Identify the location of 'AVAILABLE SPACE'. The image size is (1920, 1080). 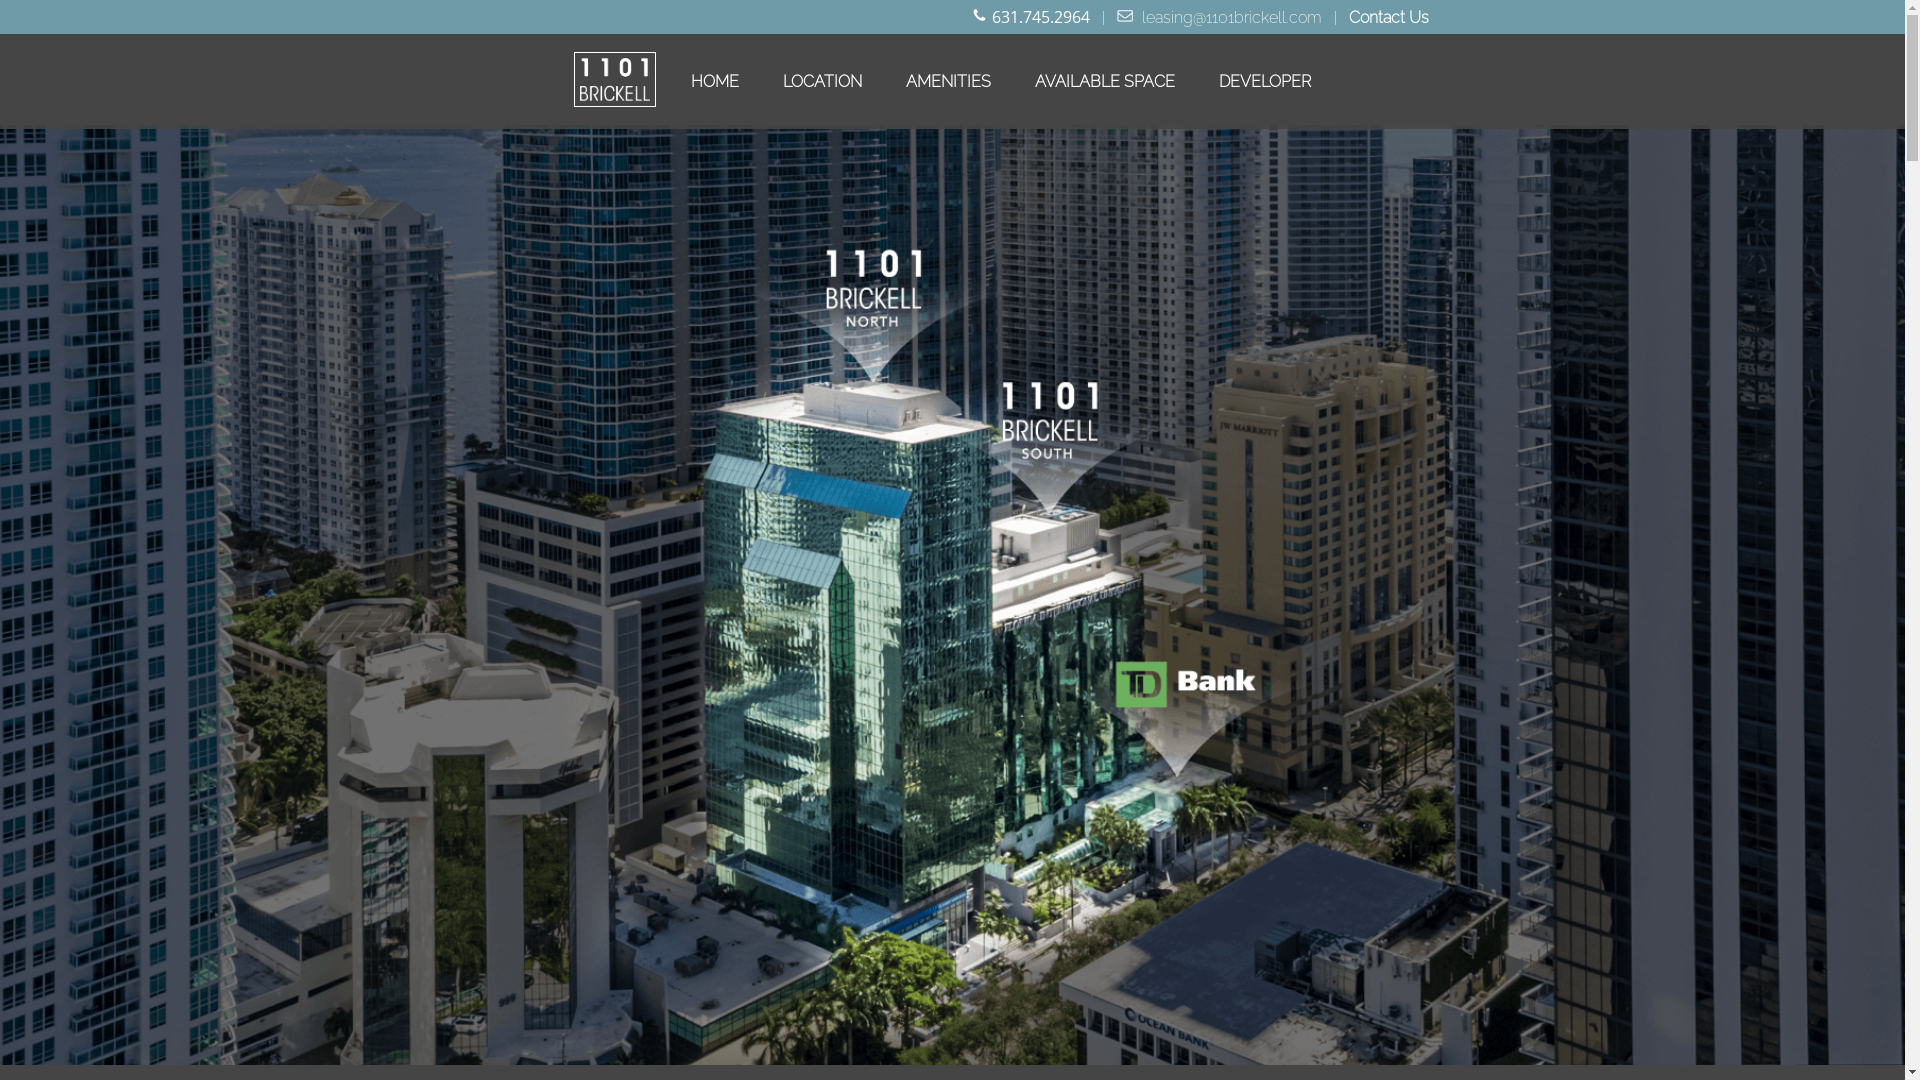
(1103, 80).